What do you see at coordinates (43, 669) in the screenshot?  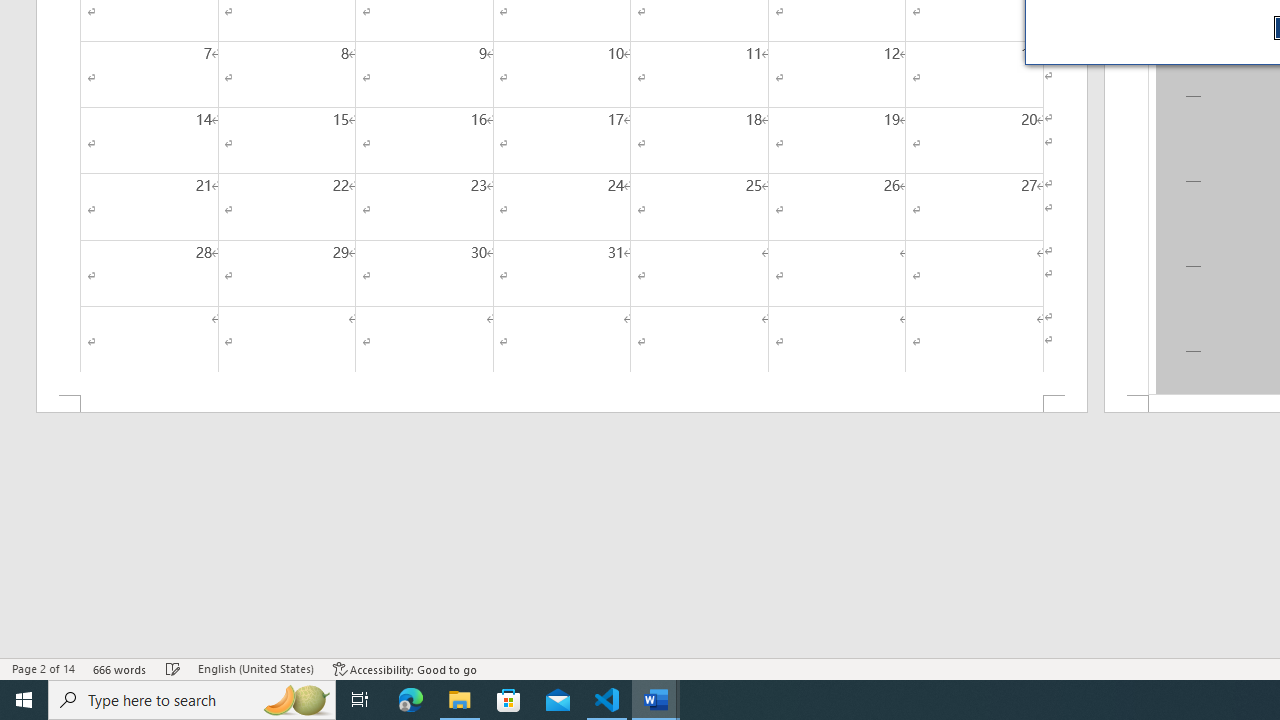 I see `'Page Number Page 2 of 14'` at bounding box center [43, 669].